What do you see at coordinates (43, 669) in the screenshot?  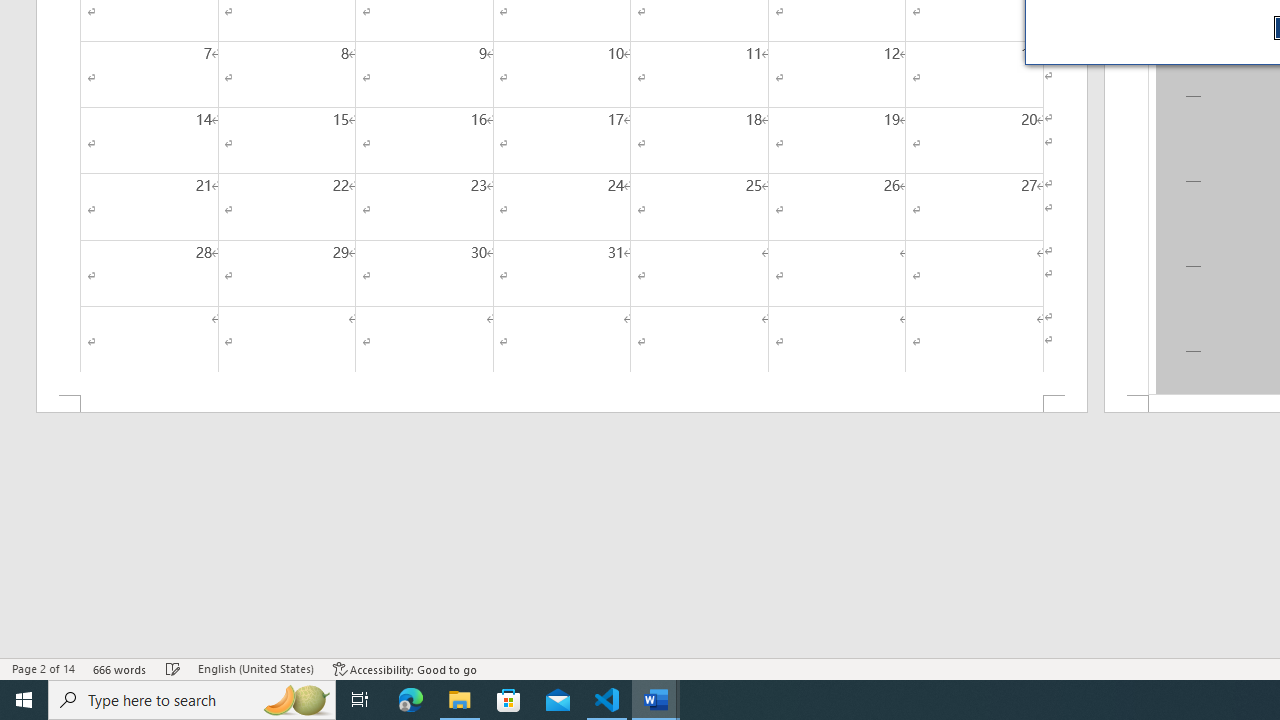 I see `'Page Number Page 2 of 14'` at bounding box center [43, 669].